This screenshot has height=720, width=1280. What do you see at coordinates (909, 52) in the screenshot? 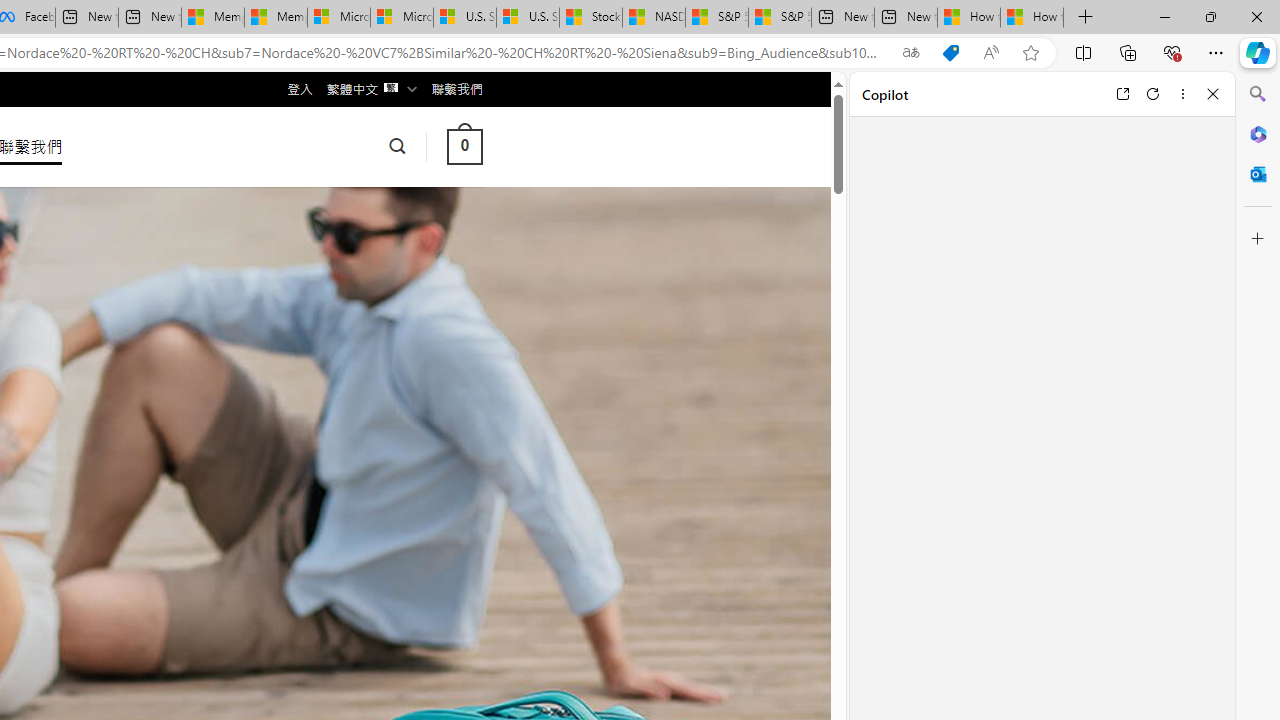
I see `'Show translate options'` at bounding box center [909, 52].